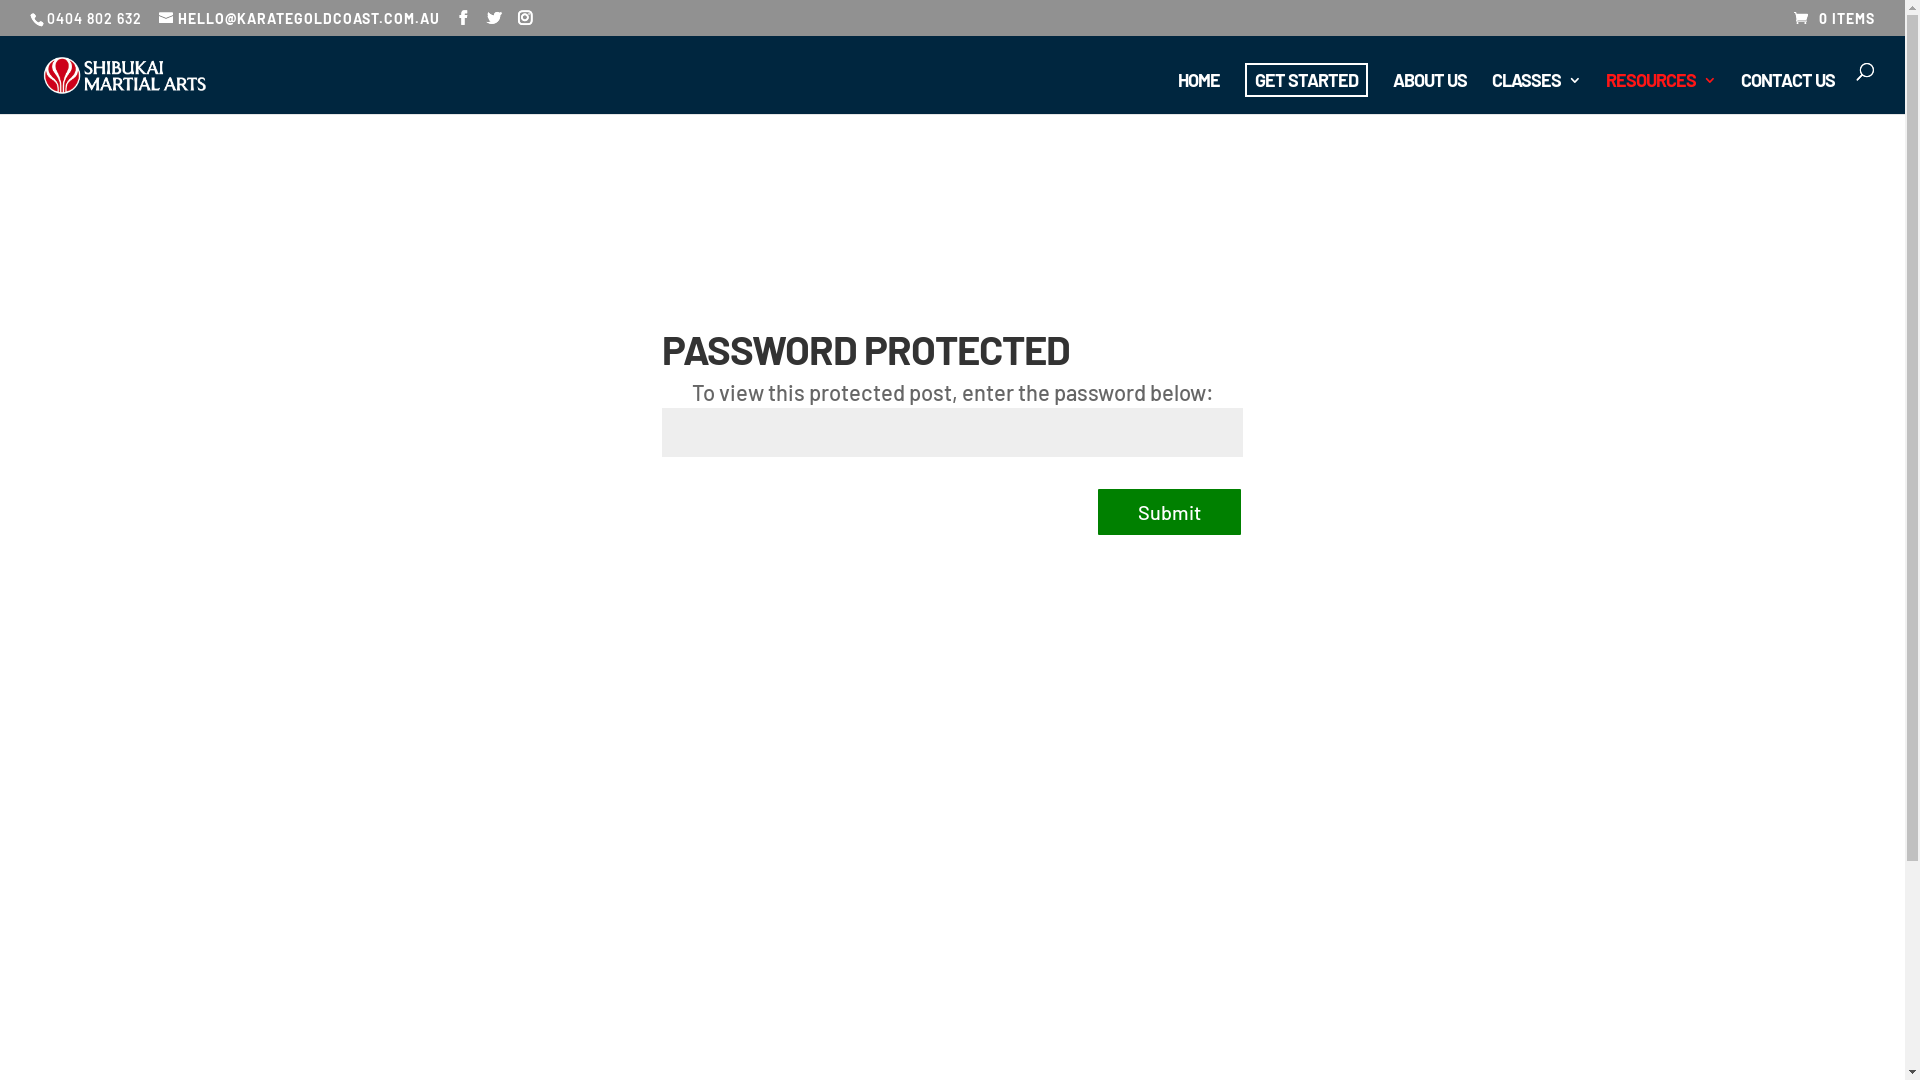 This screenshot has width=1920, height=1080. I want to click on 'CONTACT US', so click(1787, 93).